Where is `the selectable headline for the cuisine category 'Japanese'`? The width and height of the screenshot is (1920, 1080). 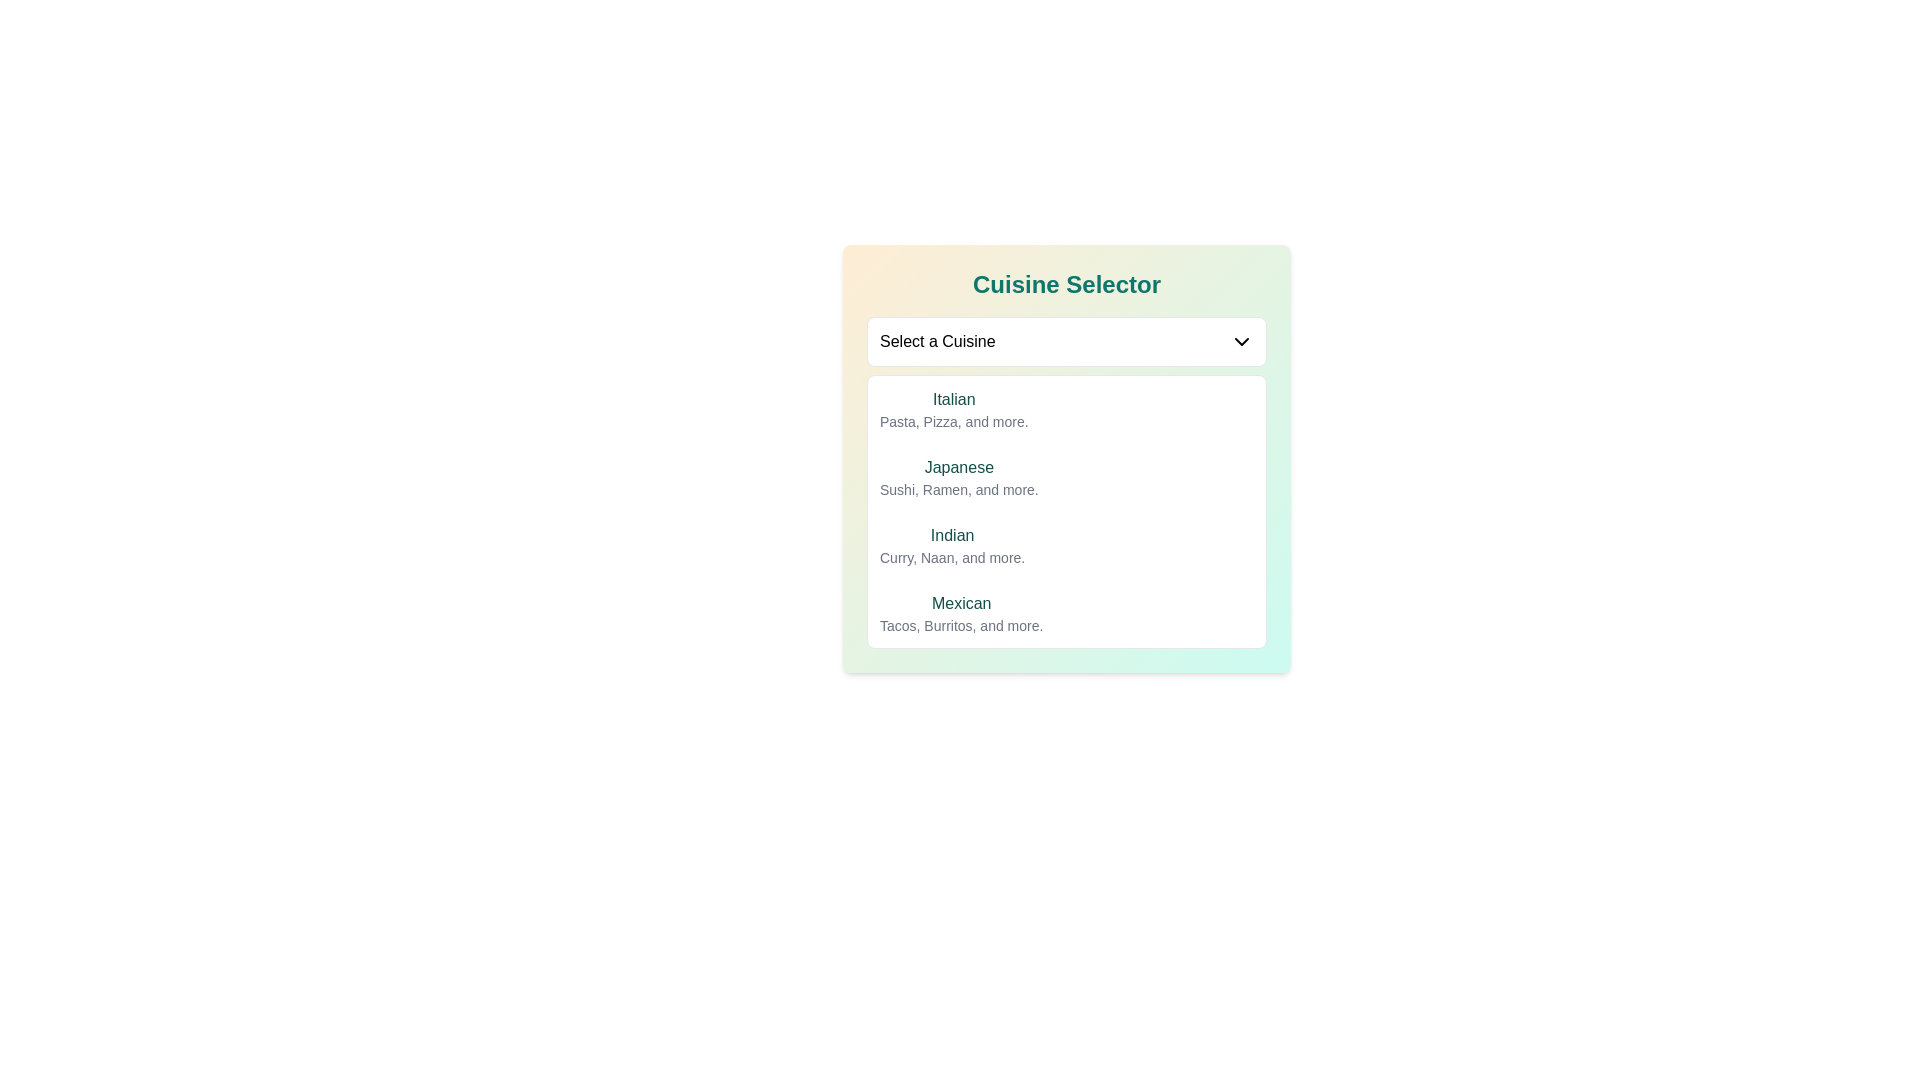
the selectable headline for the cuisine category 'Japanese' is located at coordinates (958, 467).